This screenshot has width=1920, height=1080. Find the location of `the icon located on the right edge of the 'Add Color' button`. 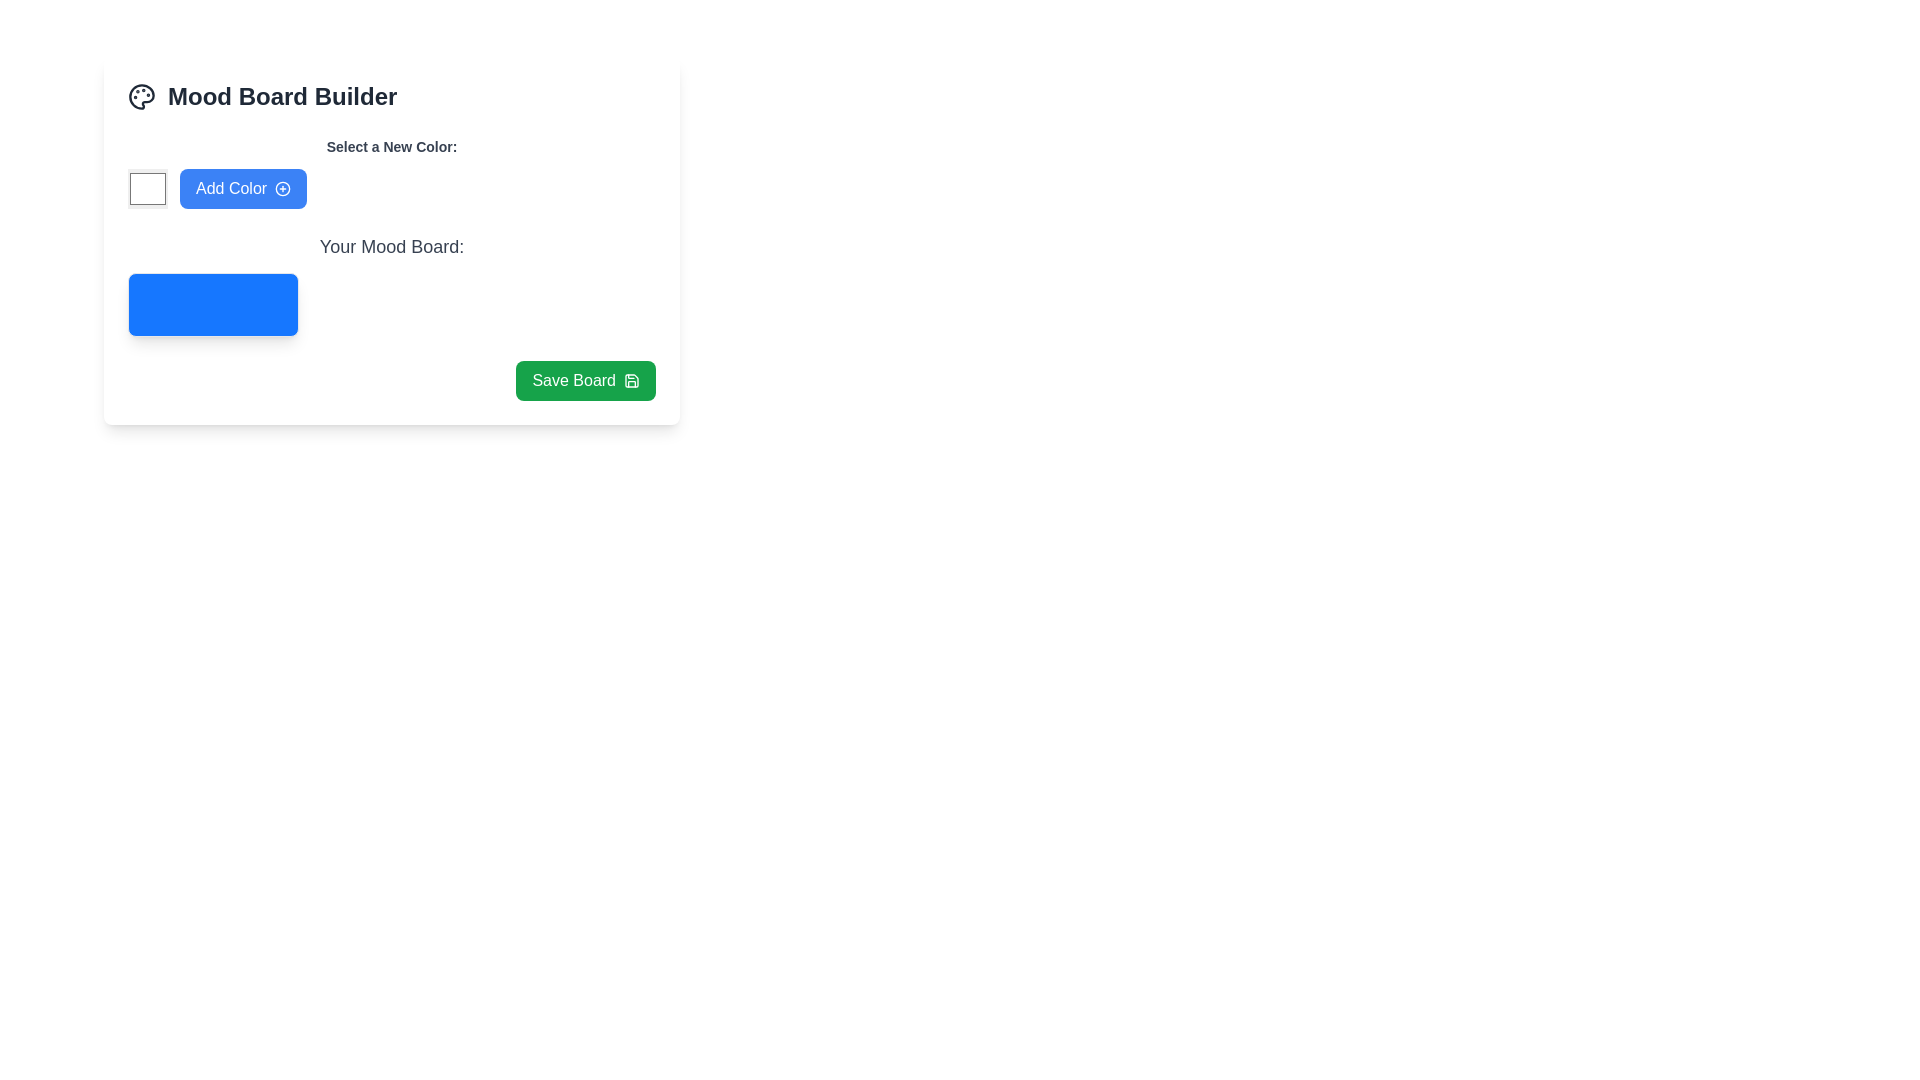

the icon located on the right edge of the 'Add Color' button is located at coordinates (282, 189).